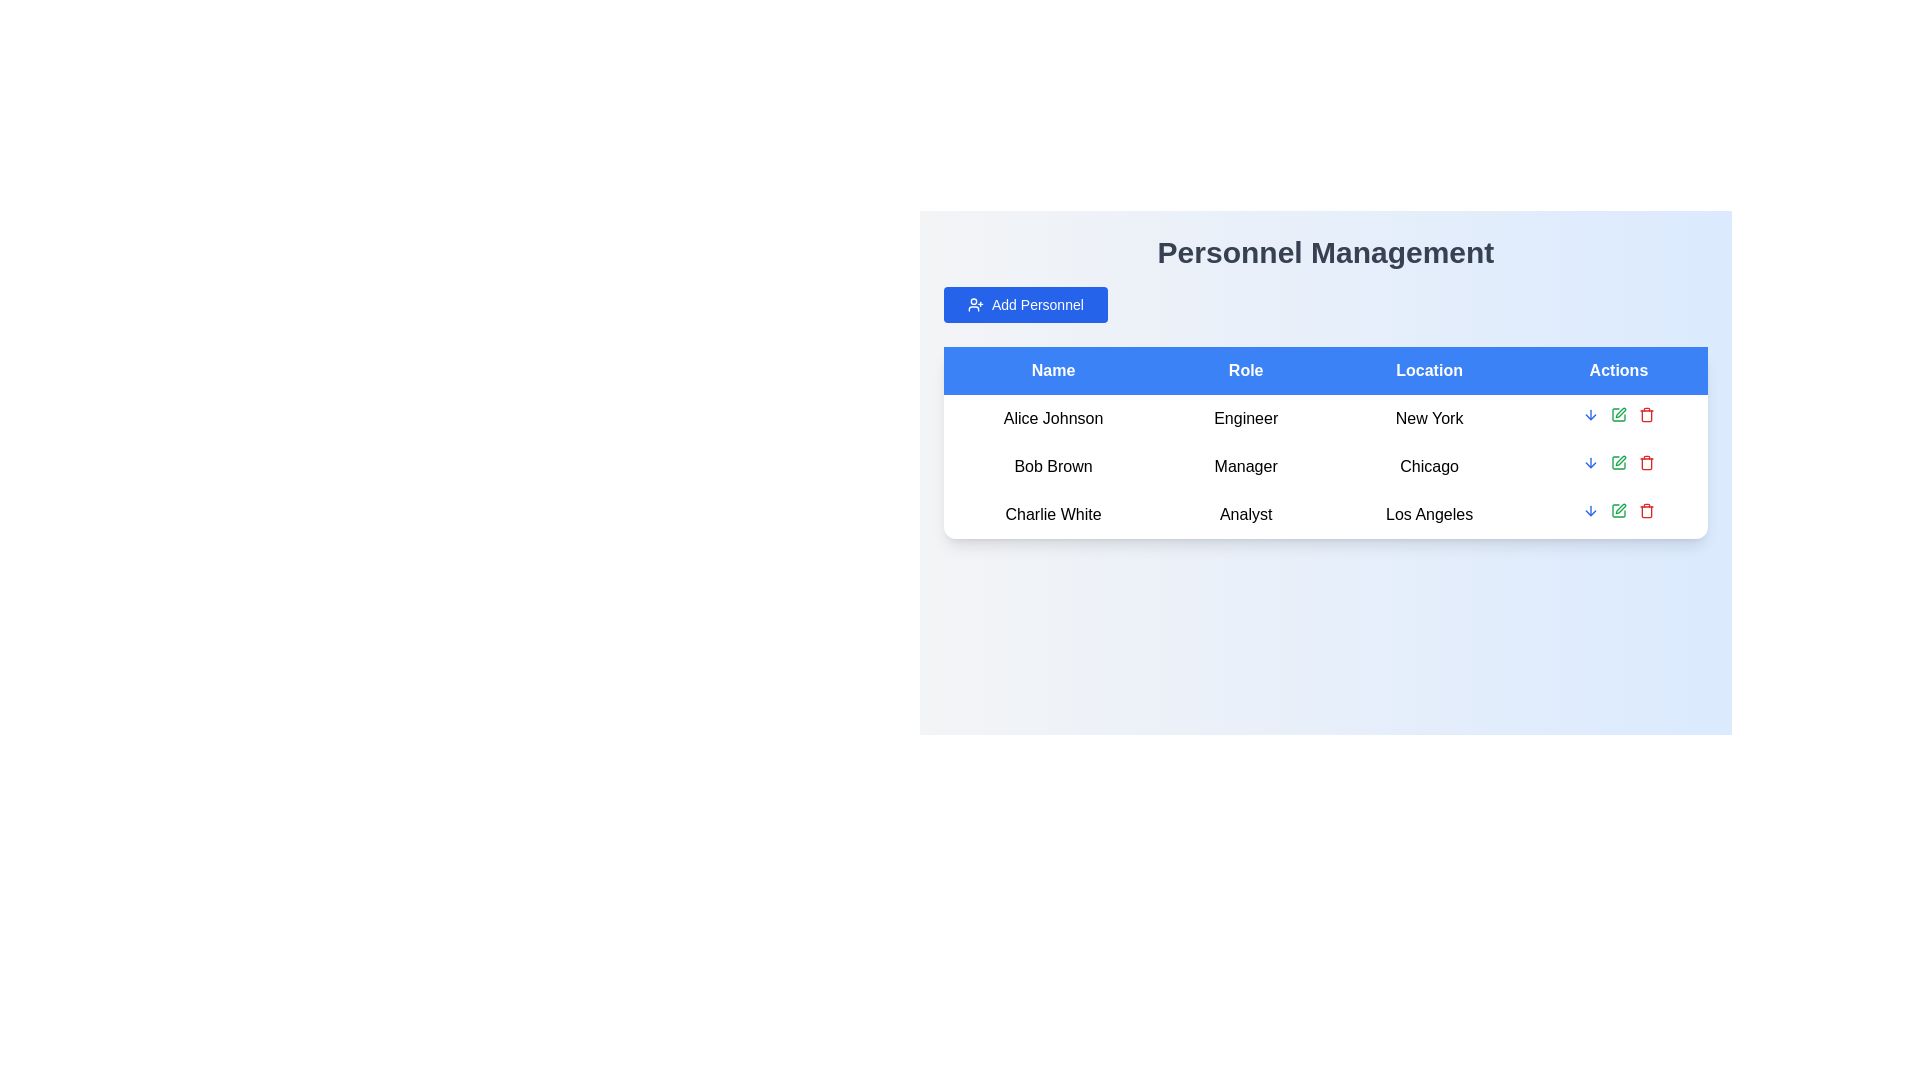 This screenshot has width=1920, height=1080. What do you see at coordinates (1620, 461) in the screenshot?
I see `the edit icon for the 'Bob Brown' entry in the 'Actions' column` at bounding box center [1620, 461].